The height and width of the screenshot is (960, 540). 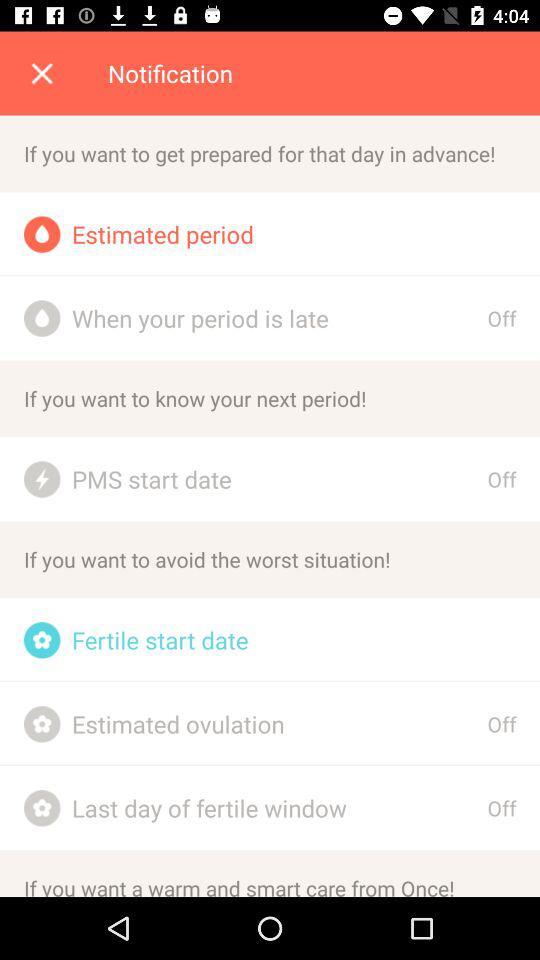 What do you see at coordinates (42, 73) in the screenshot?
I see `the close icon` at bounding box center [42, 73].